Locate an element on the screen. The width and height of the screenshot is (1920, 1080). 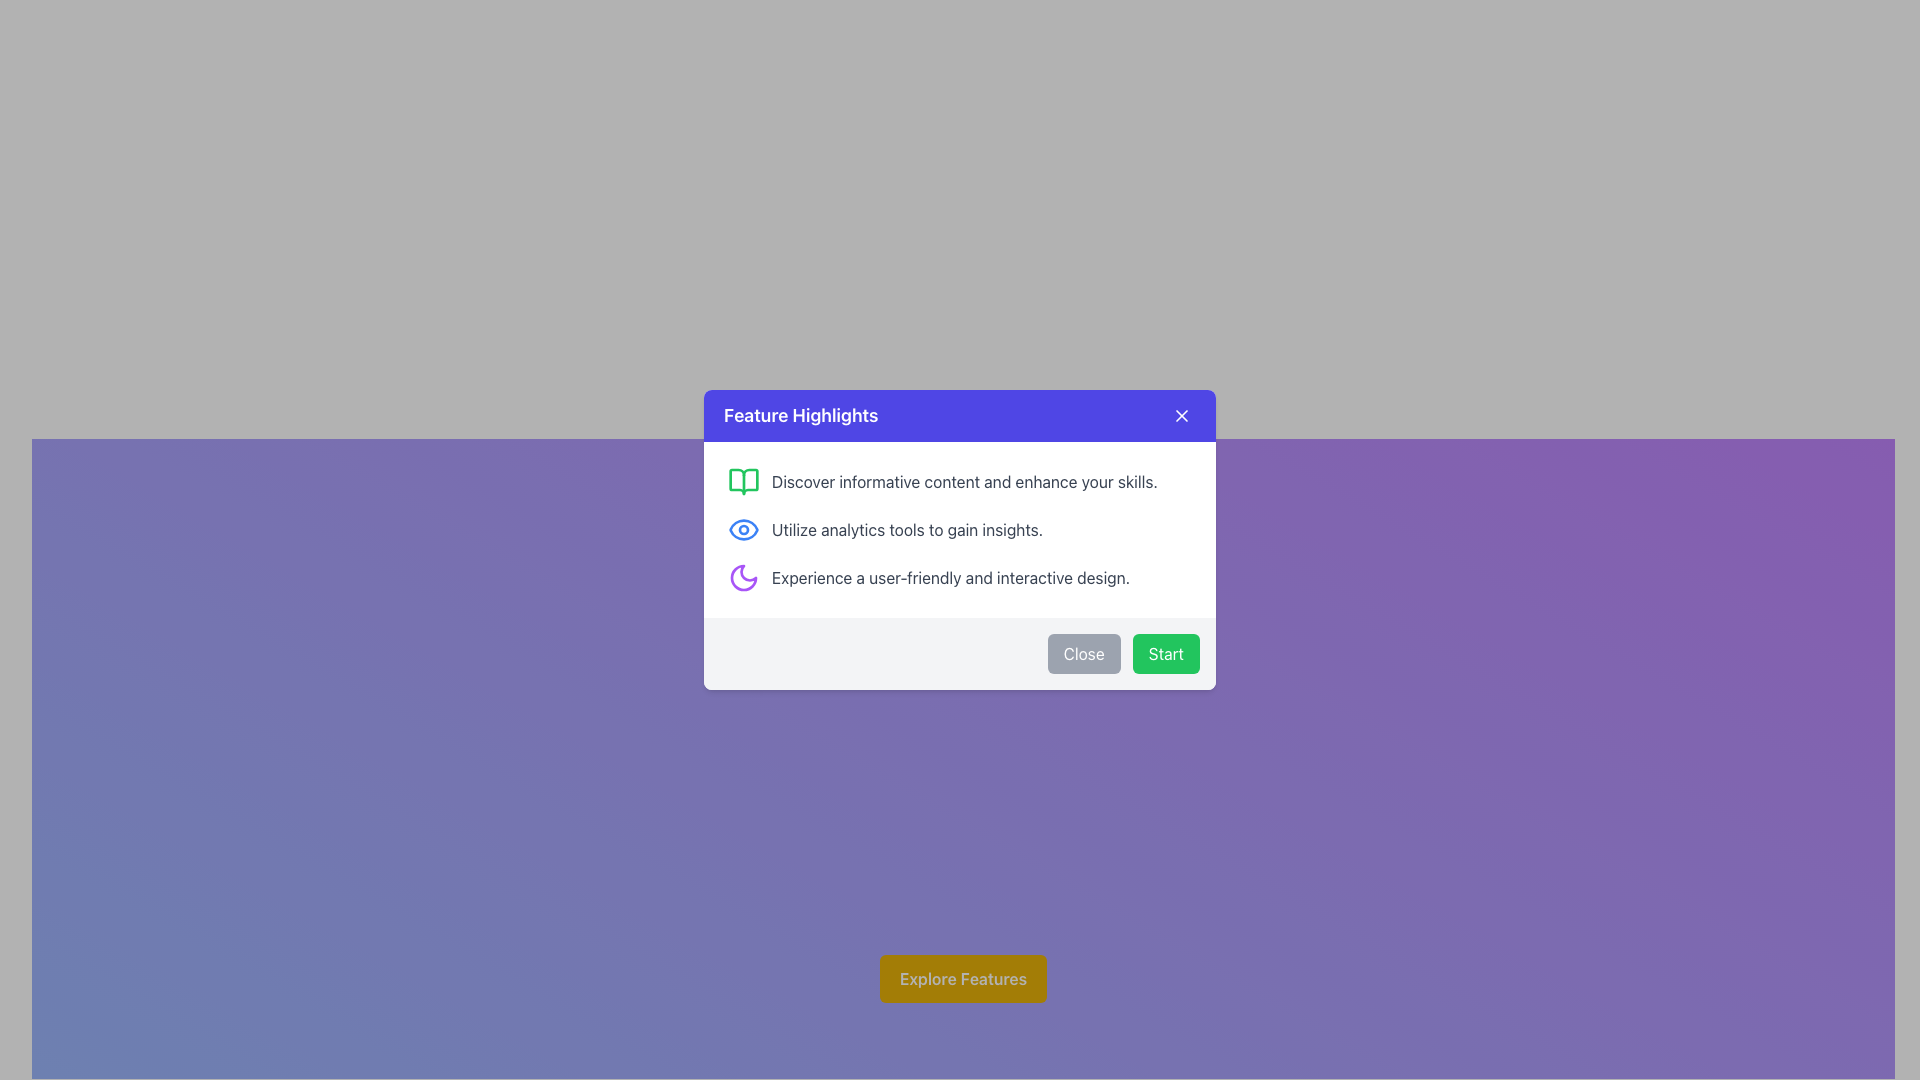
the informative text label describing a feature of the application, which is the second item in the list and is positioned under an eye icon is located at coordinates (906, 528).